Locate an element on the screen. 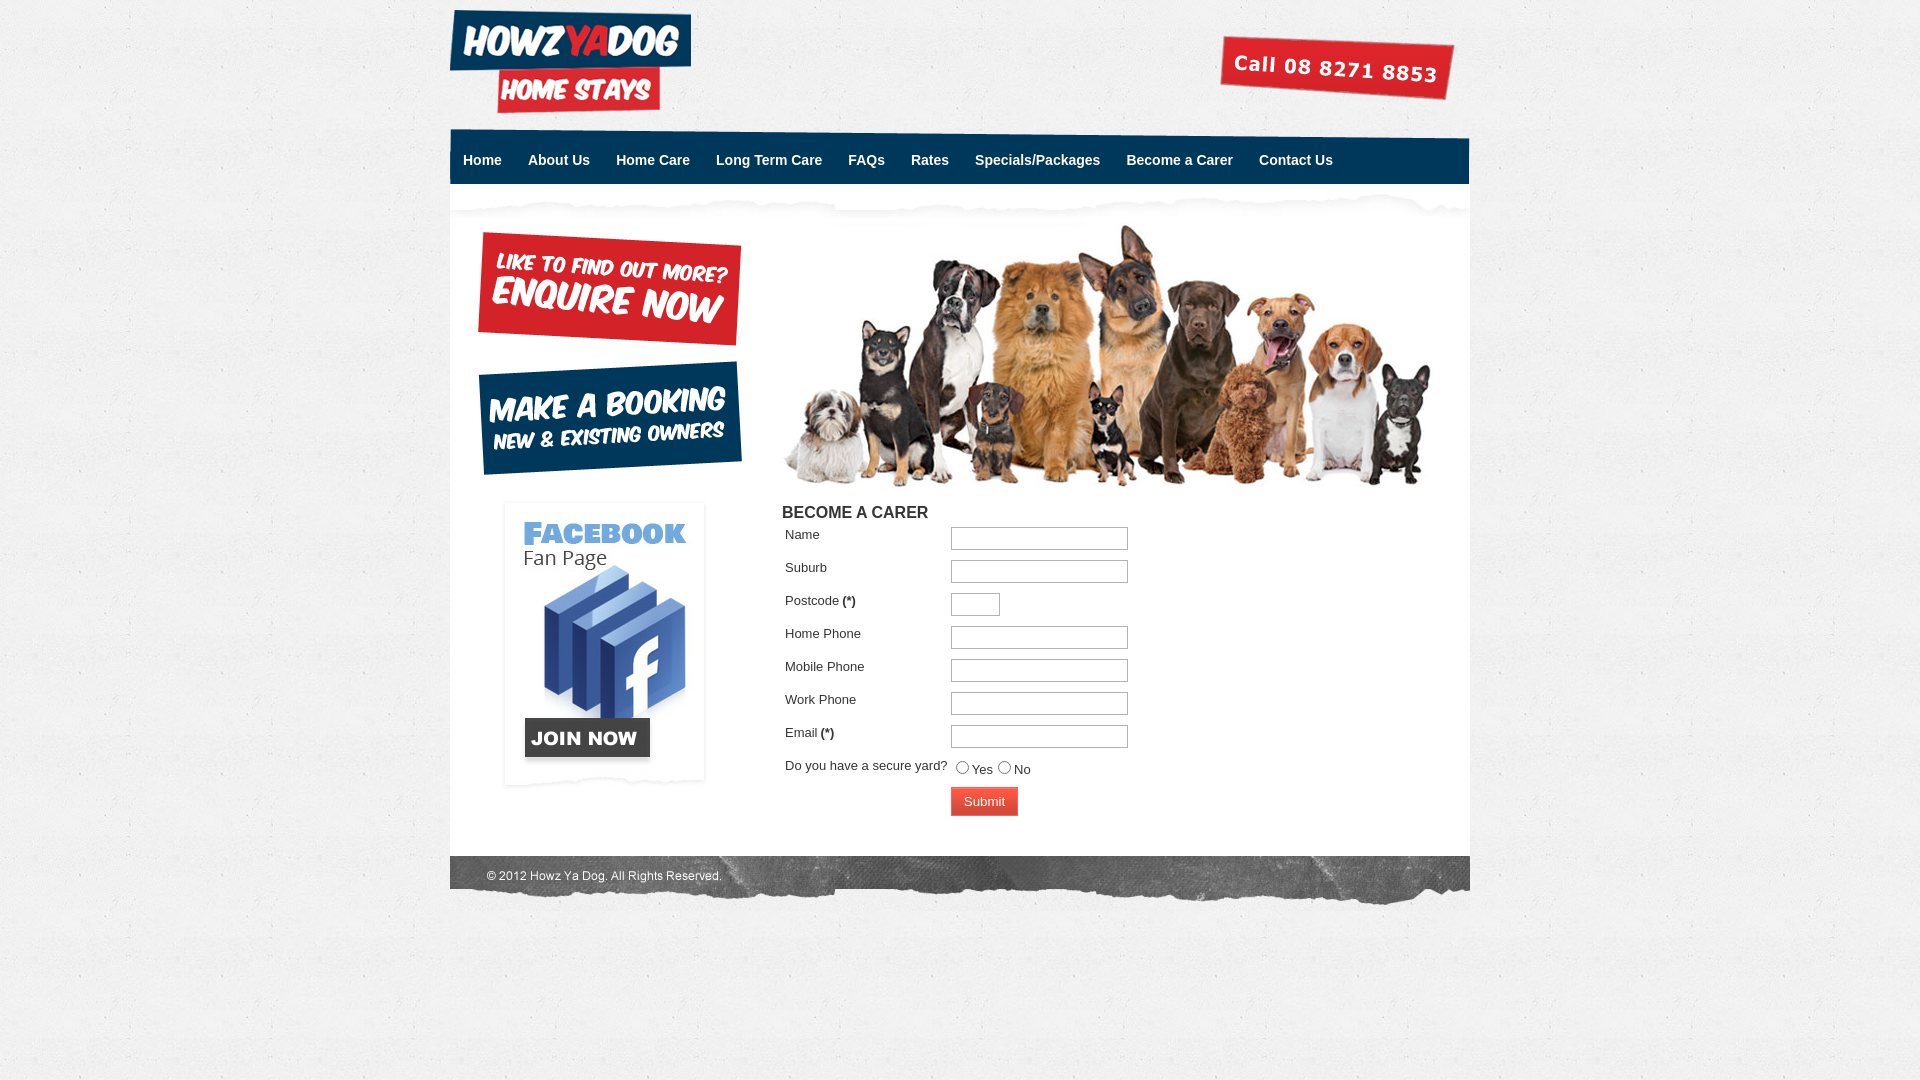  'Rates' is located at coordinates (897, 154).